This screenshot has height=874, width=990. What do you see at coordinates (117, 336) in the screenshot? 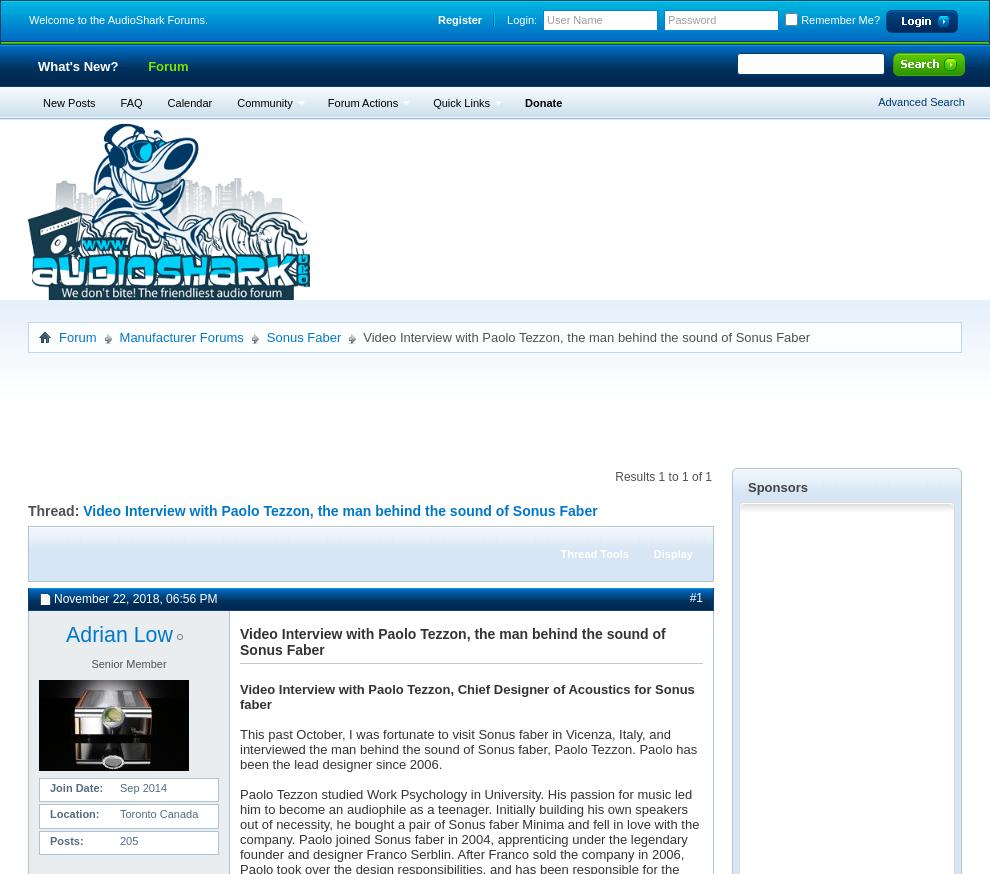
I see `'Manufacturer Forums'` at bounding box center [117, 336].